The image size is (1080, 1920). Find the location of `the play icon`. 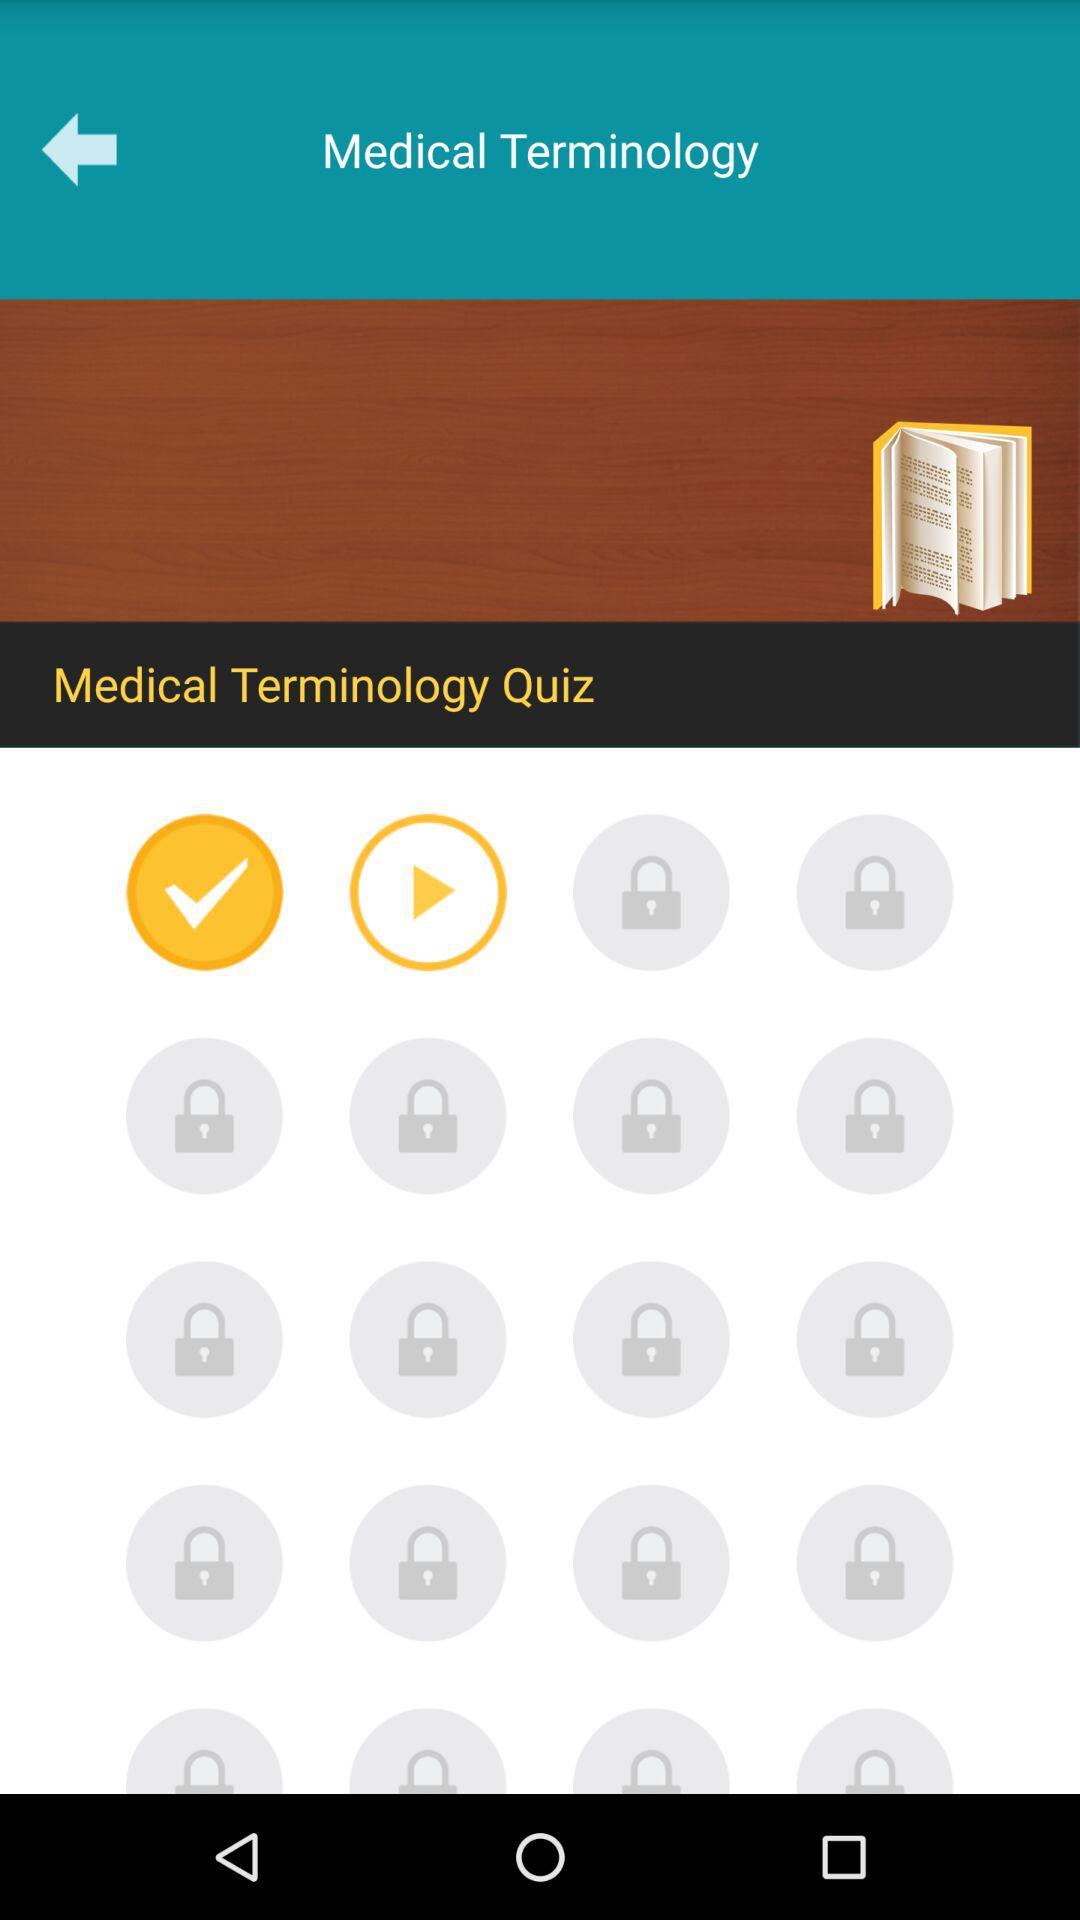

the play icon is located at coordinates (427, 954).